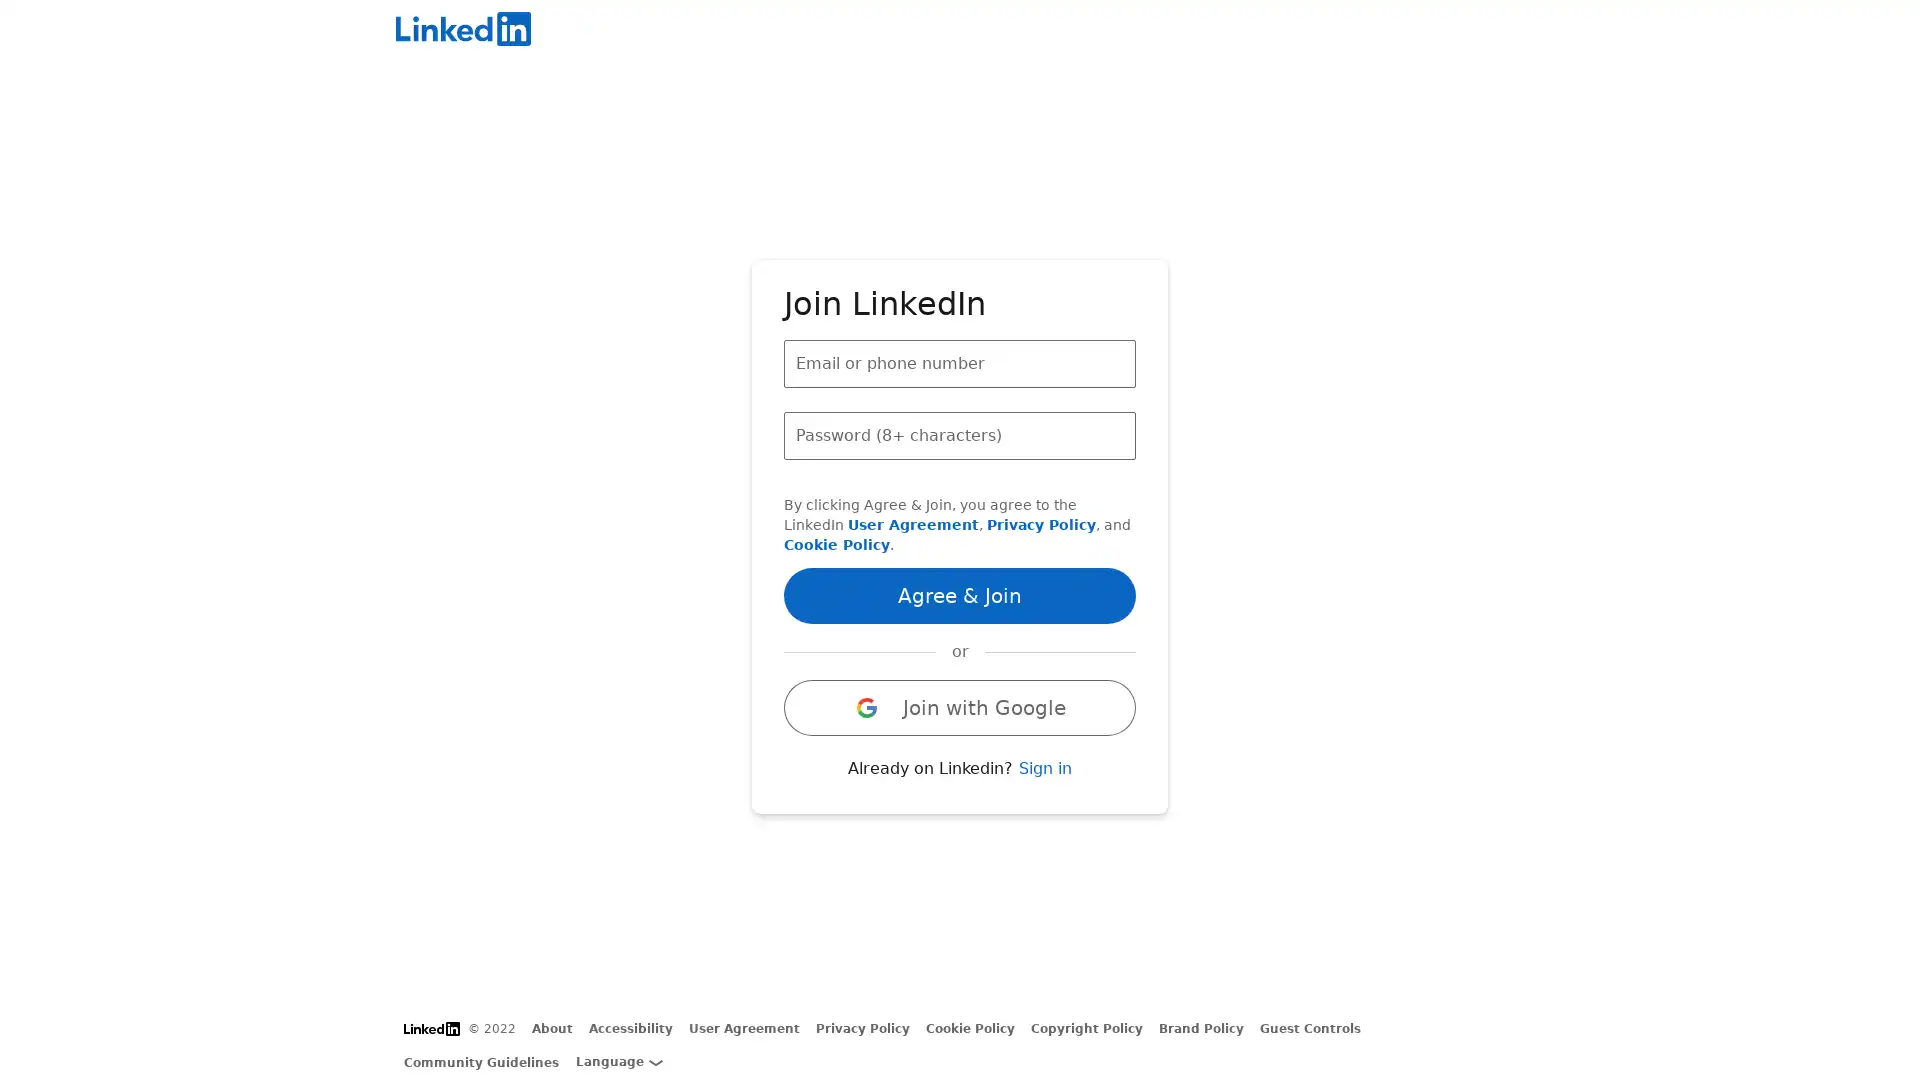 Image resolution: width=1920 pixels, height=1080 pixels. What do you see at coordinates (960, 593) in the screenshot?
I see `Agree & Join` at bounding box center [960, 593].